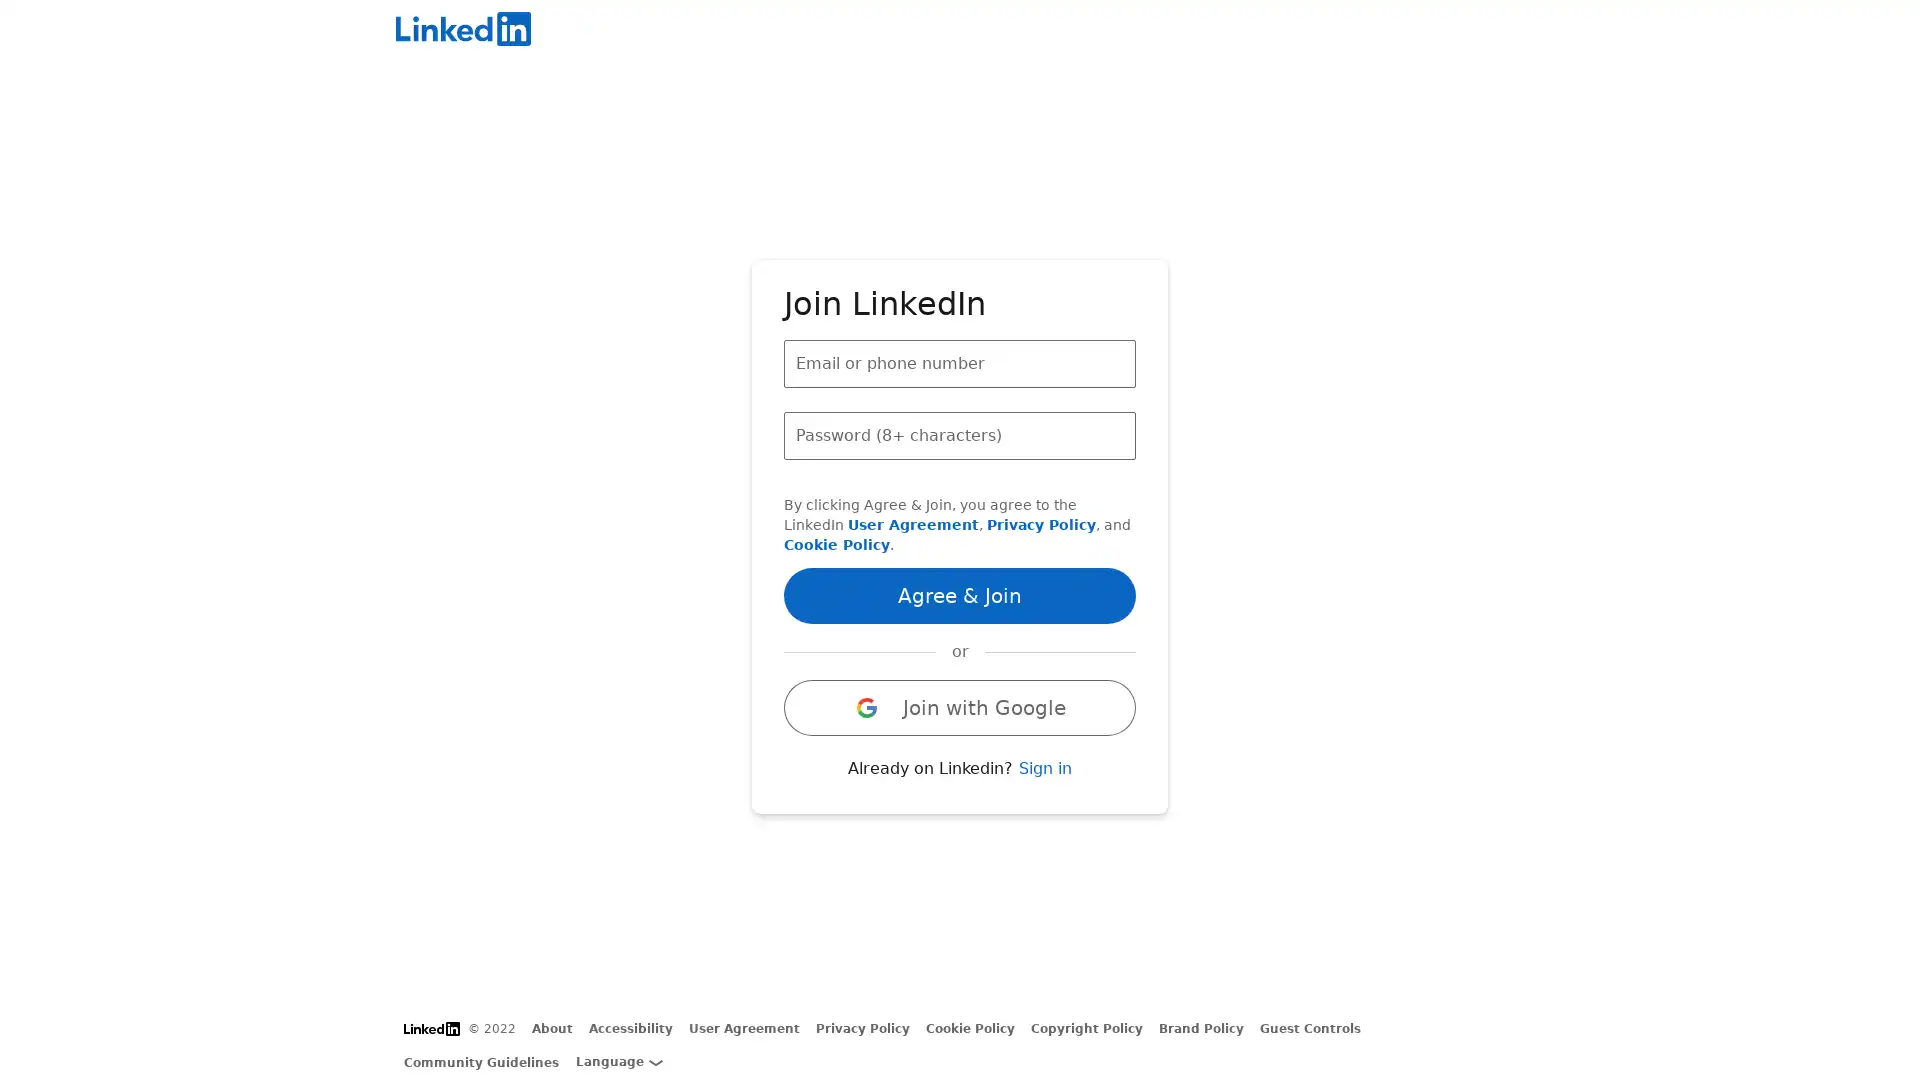 Image resolution: width=1920 pixels, height=1080 pixels. What do you see at coordinates (960, 593) in the screenshot?
I see `Agree & Join` at bounding box center [960, 593].